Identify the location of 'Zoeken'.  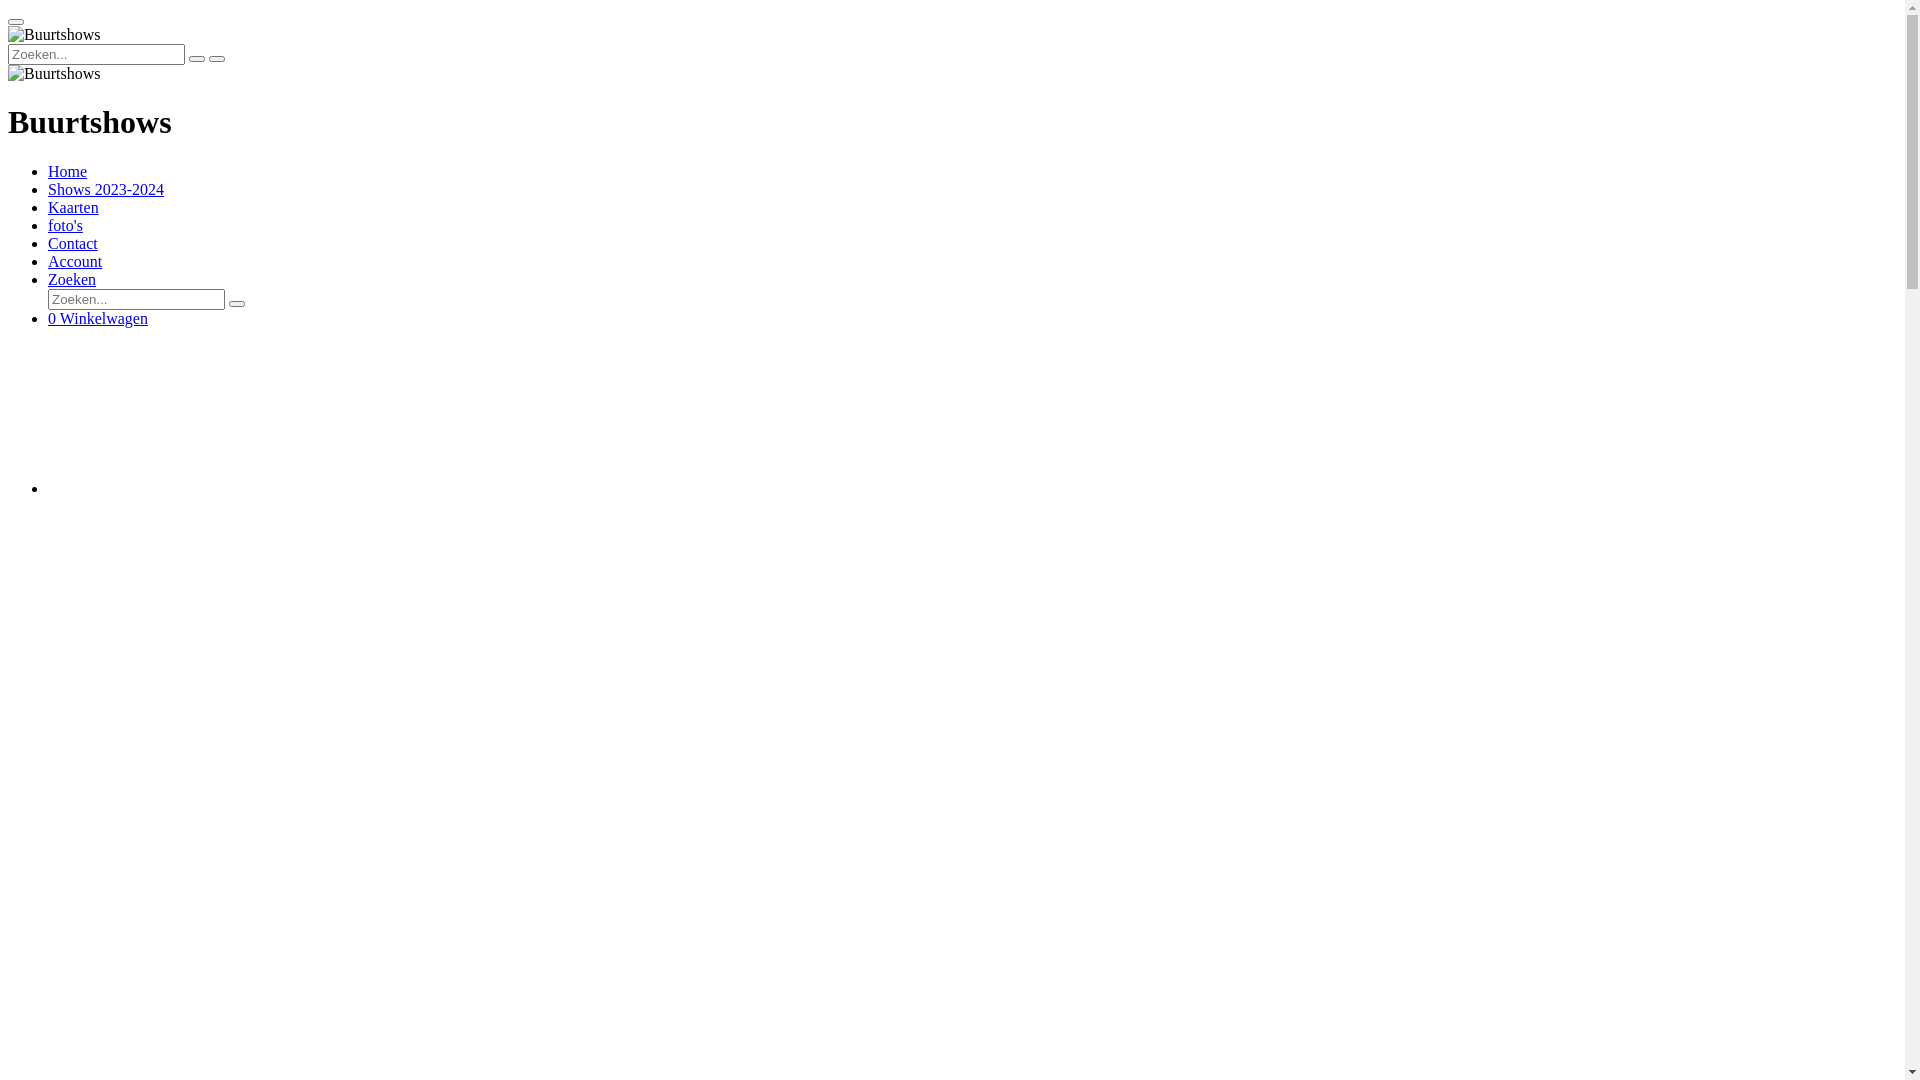
(72, 279).